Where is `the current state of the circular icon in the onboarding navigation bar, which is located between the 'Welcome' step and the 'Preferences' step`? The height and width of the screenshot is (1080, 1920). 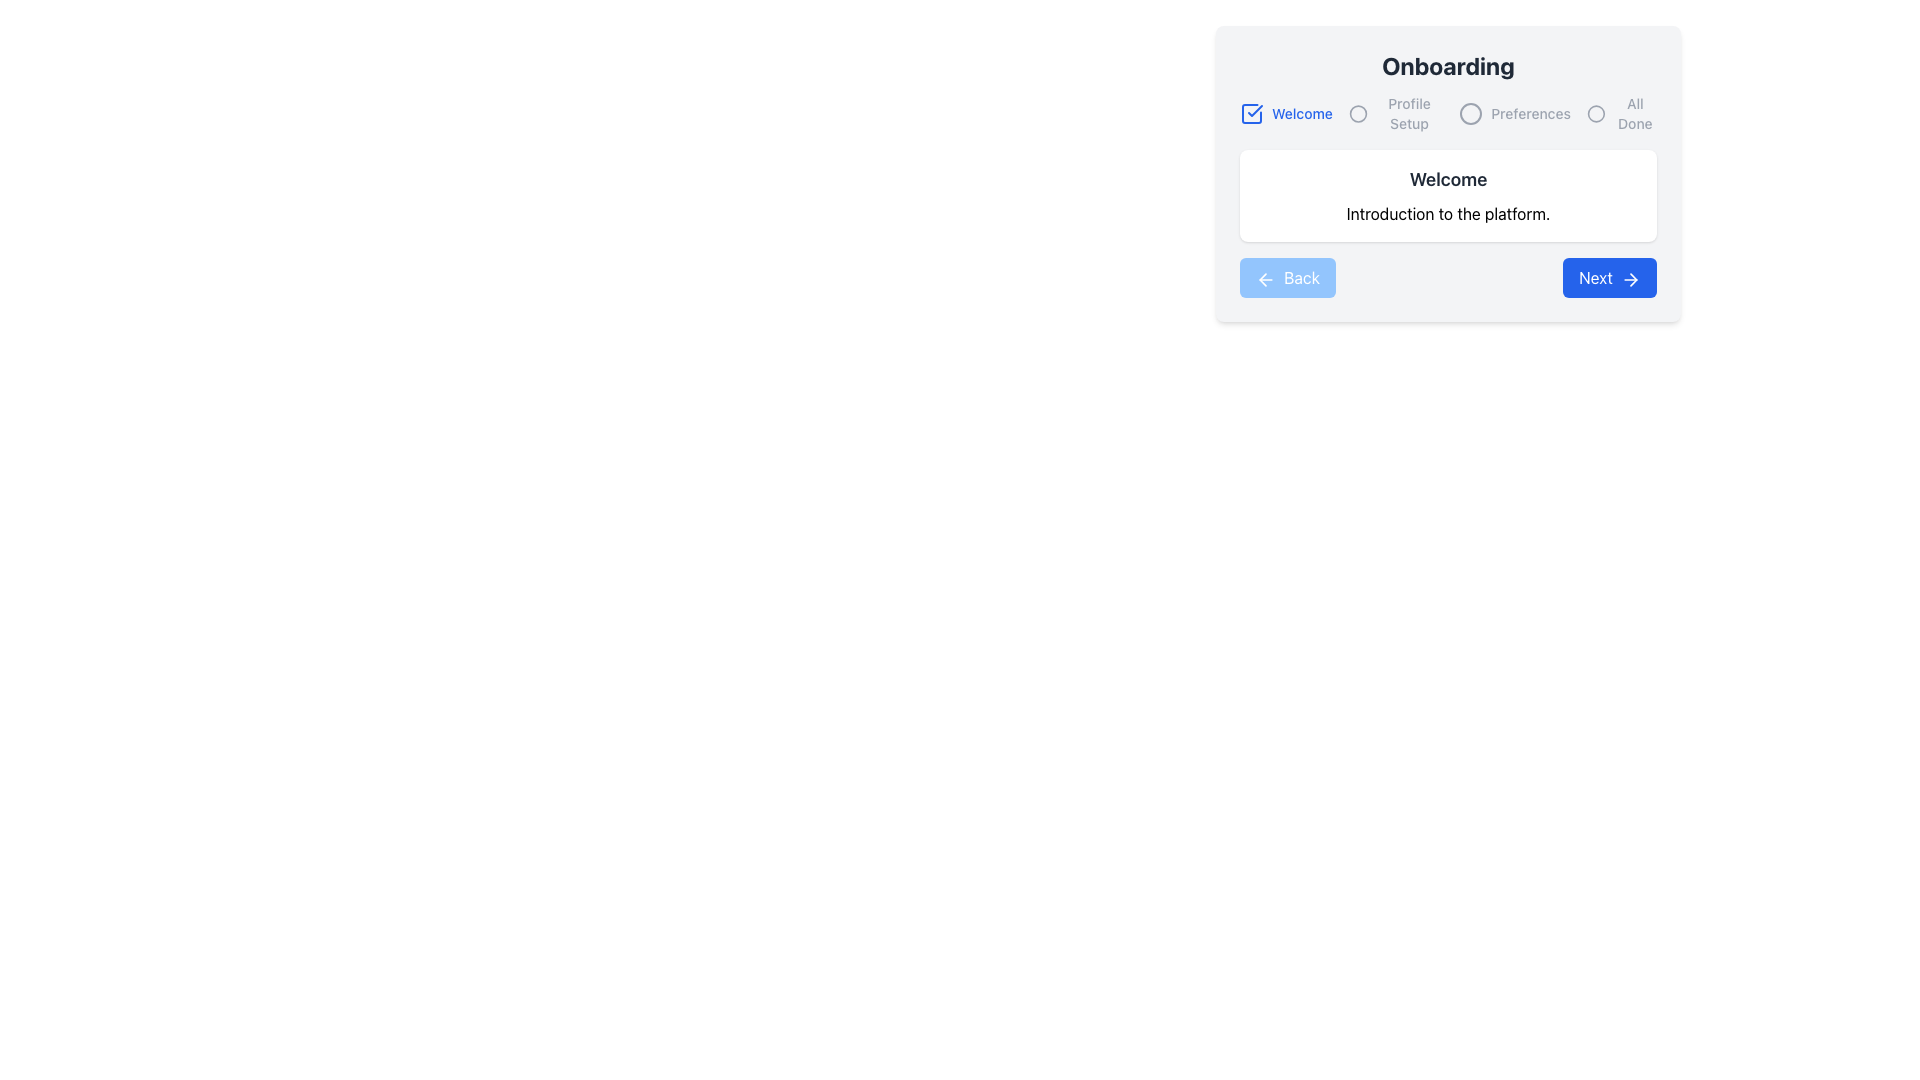
the current state of the circular icon in the onboarding navigation bar, which is located between the 'Welcome' step and the 'Preferences' step is located at coordinates (1358, 114).